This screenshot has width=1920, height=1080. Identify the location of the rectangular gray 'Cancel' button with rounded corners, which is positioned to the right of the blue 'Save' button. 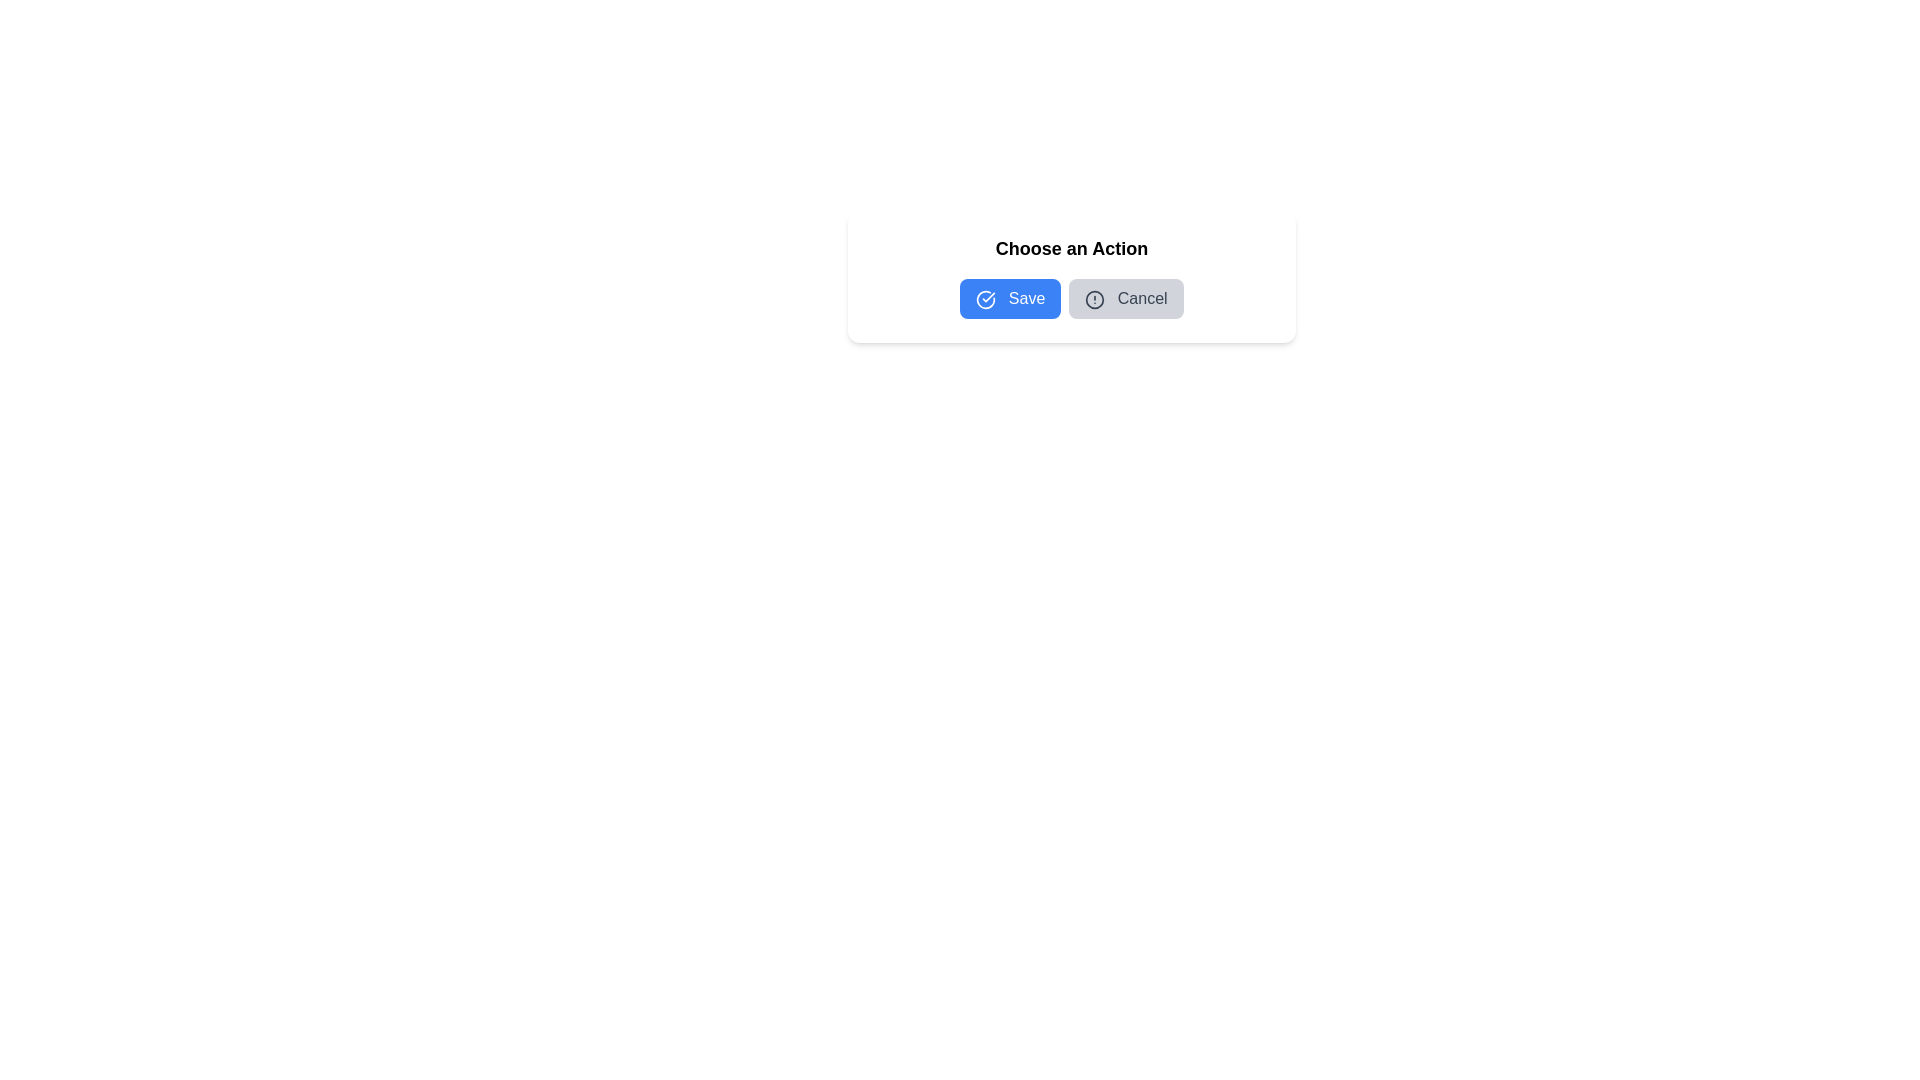
(1126, 299).